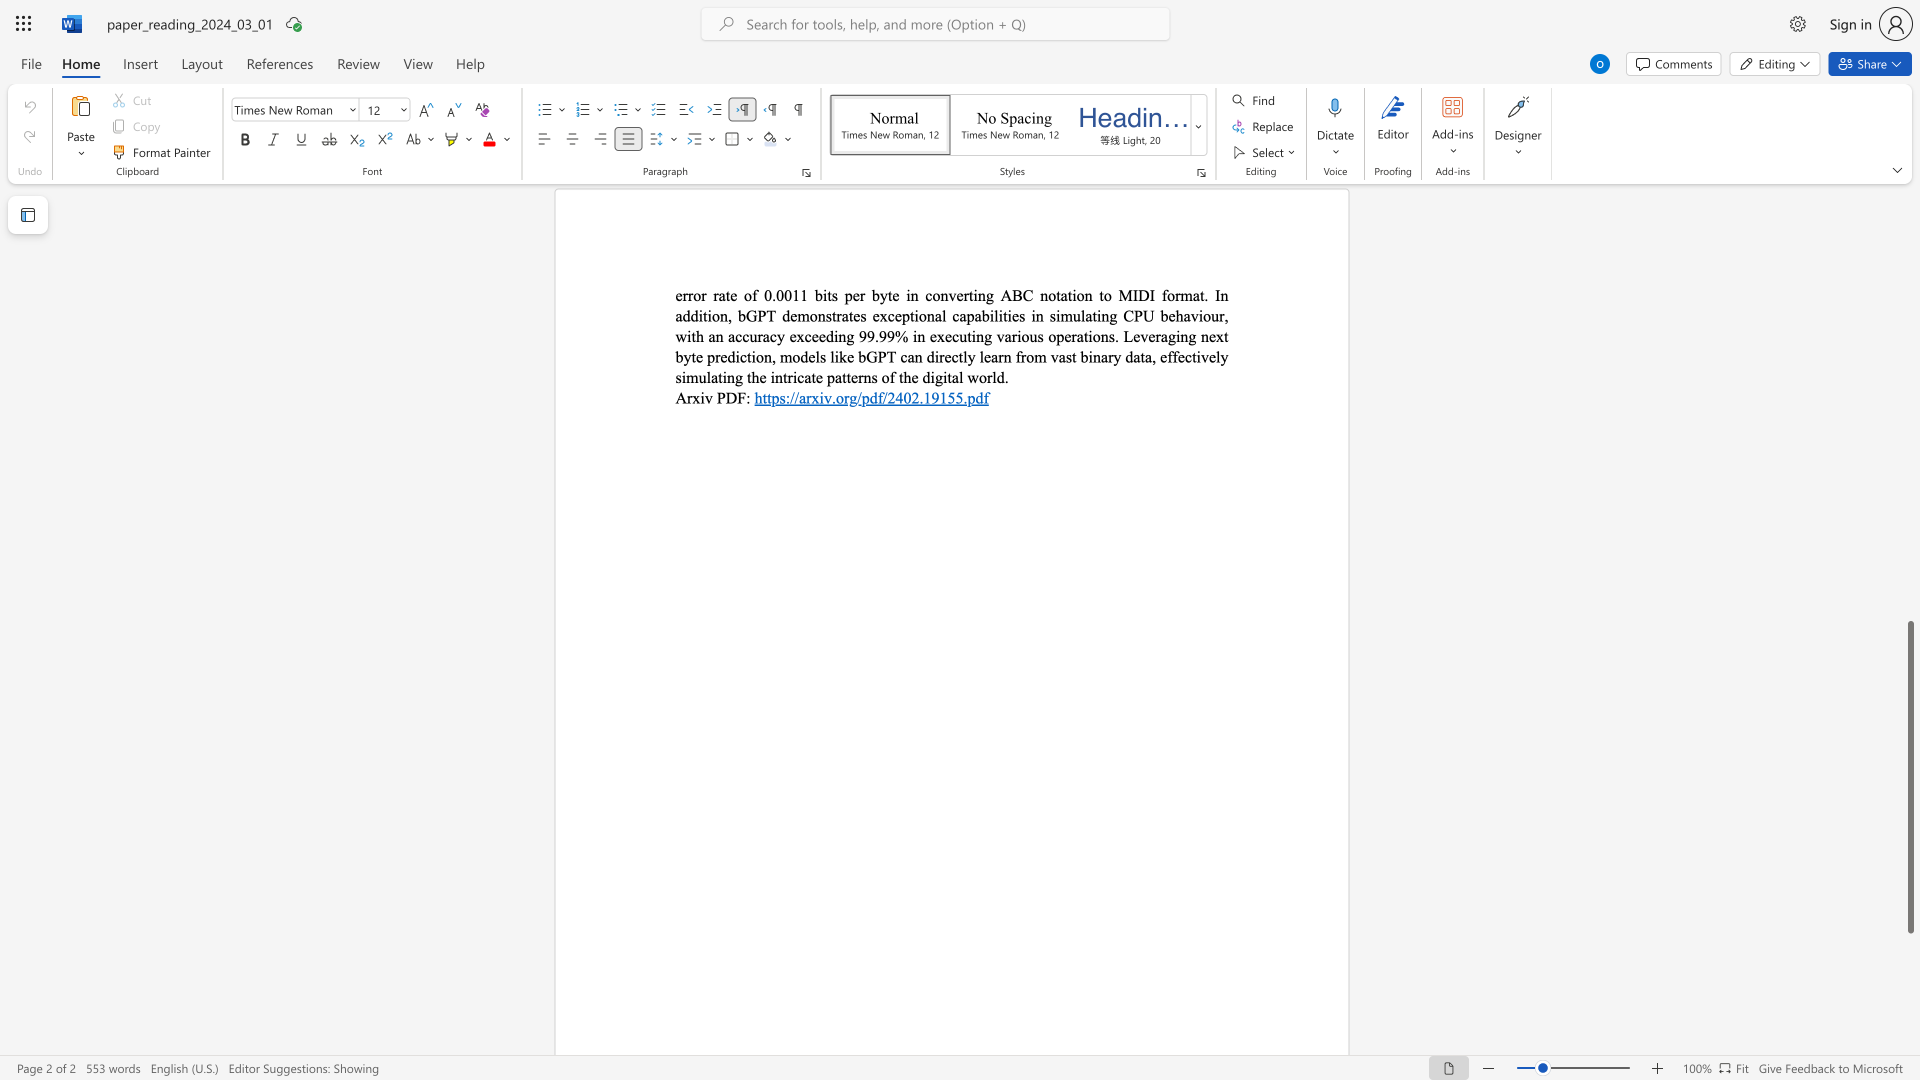  I want to click on the scrollbar to move the content higher, so click(1909, 459).